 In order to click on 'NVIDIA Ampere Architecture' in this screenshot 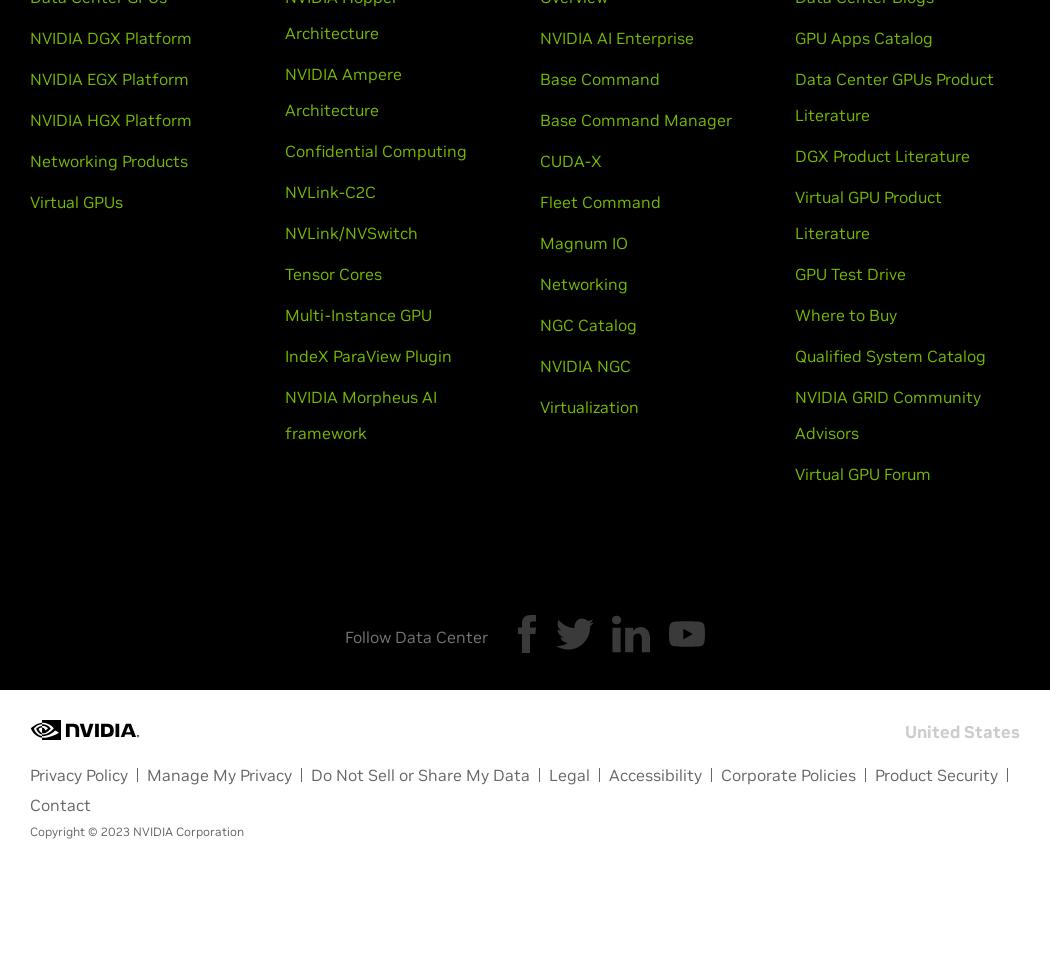, I will do `click(342, 92)`.